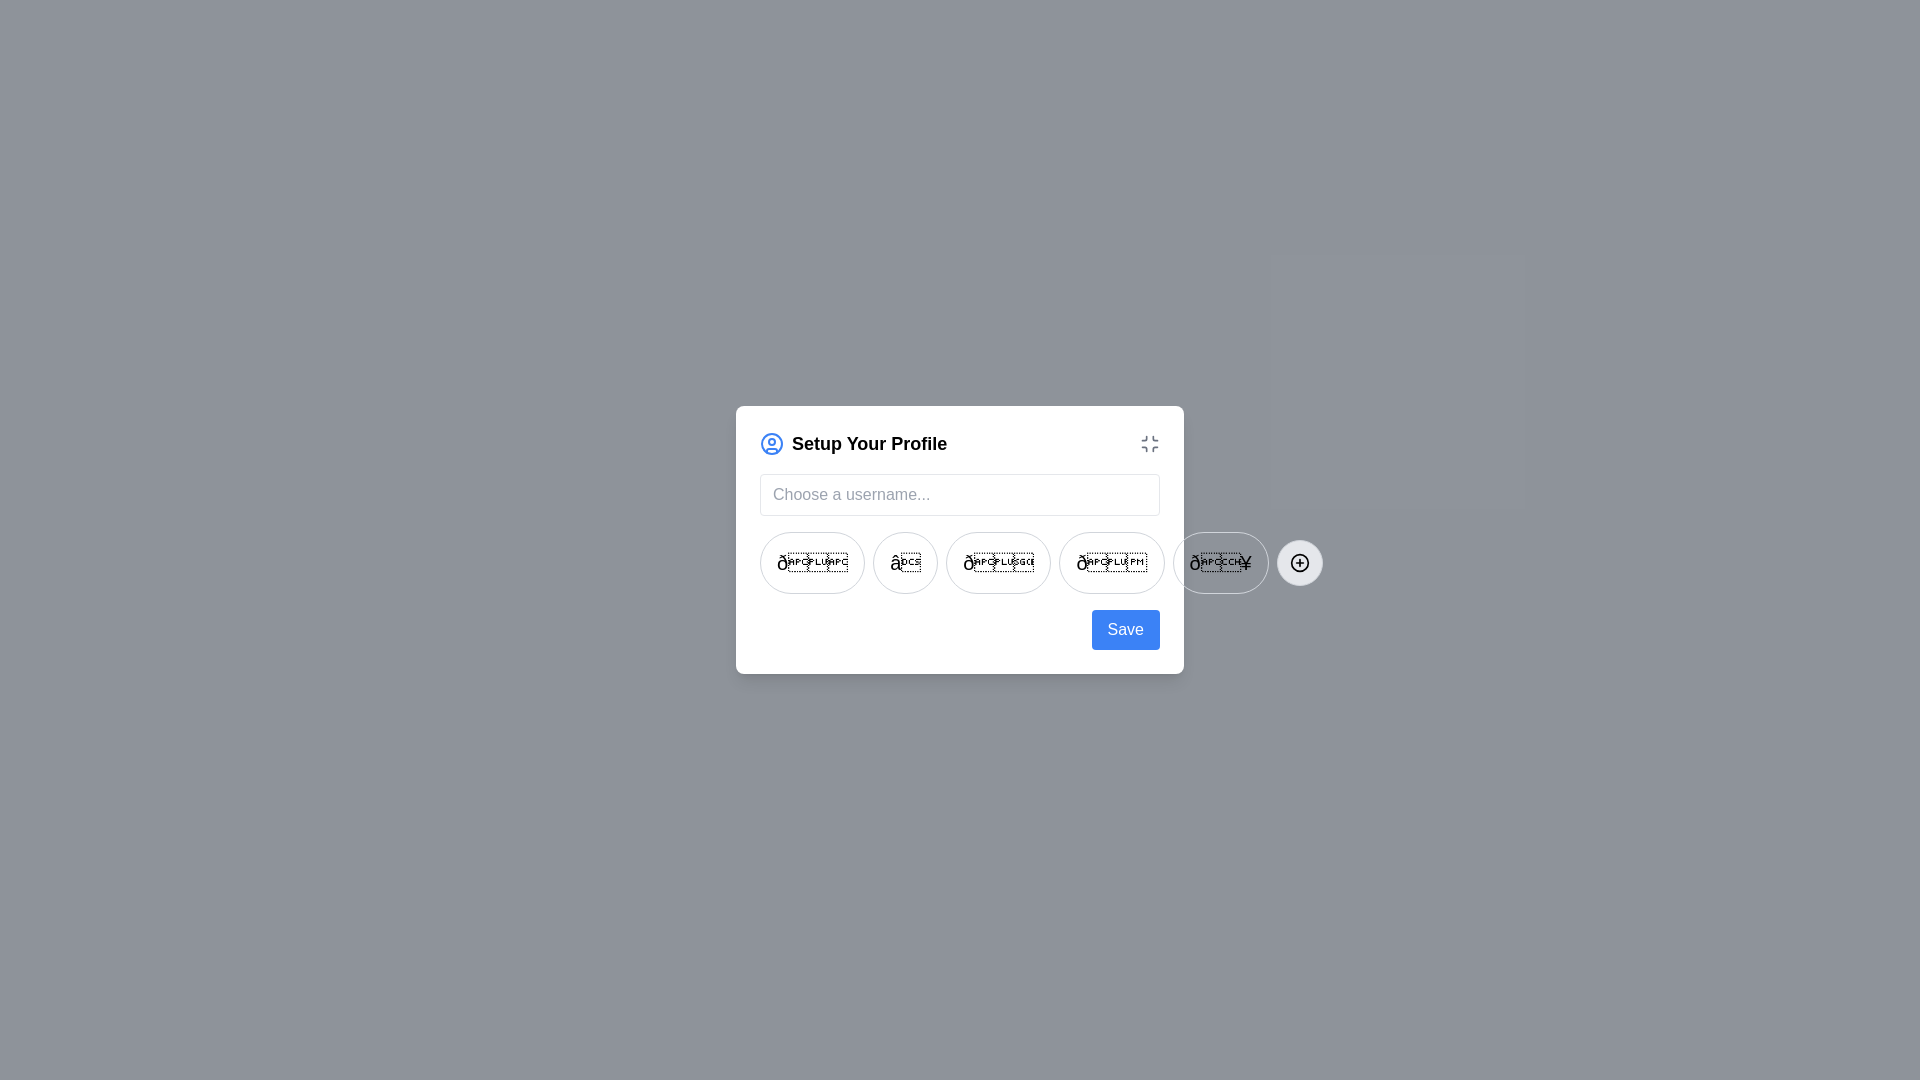 This screenshot has height=1080, width=1920. What do you see at coordinates (960, 563) in the screenshot?
I see `the third circular button` at bounding box center [960, 563].